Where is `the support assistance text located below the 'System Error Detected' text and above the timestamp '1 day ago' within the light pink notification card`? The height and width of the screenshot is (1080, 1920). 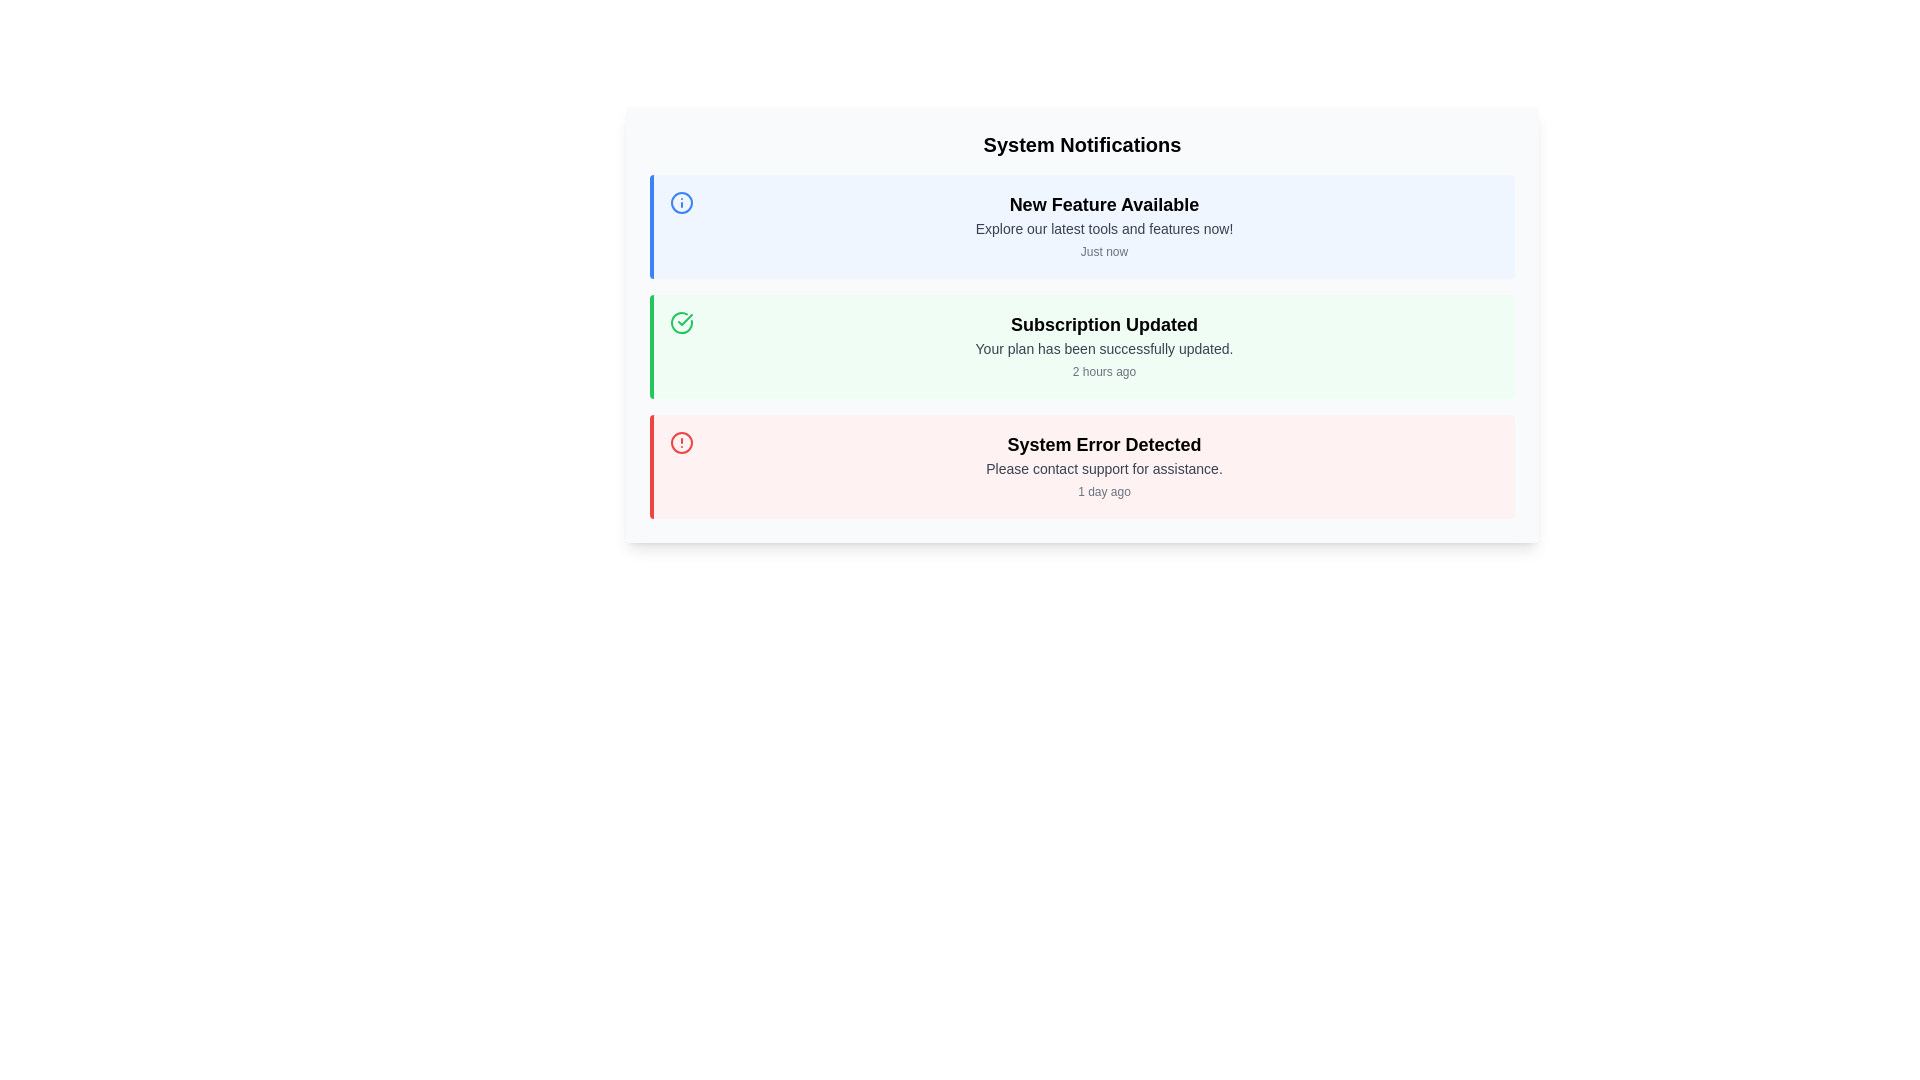 the support assistance text located below the 'System Error Detected' text and above the timestamp '1 day ago' within the light pink notification card is located at coordinates (1103, 469).